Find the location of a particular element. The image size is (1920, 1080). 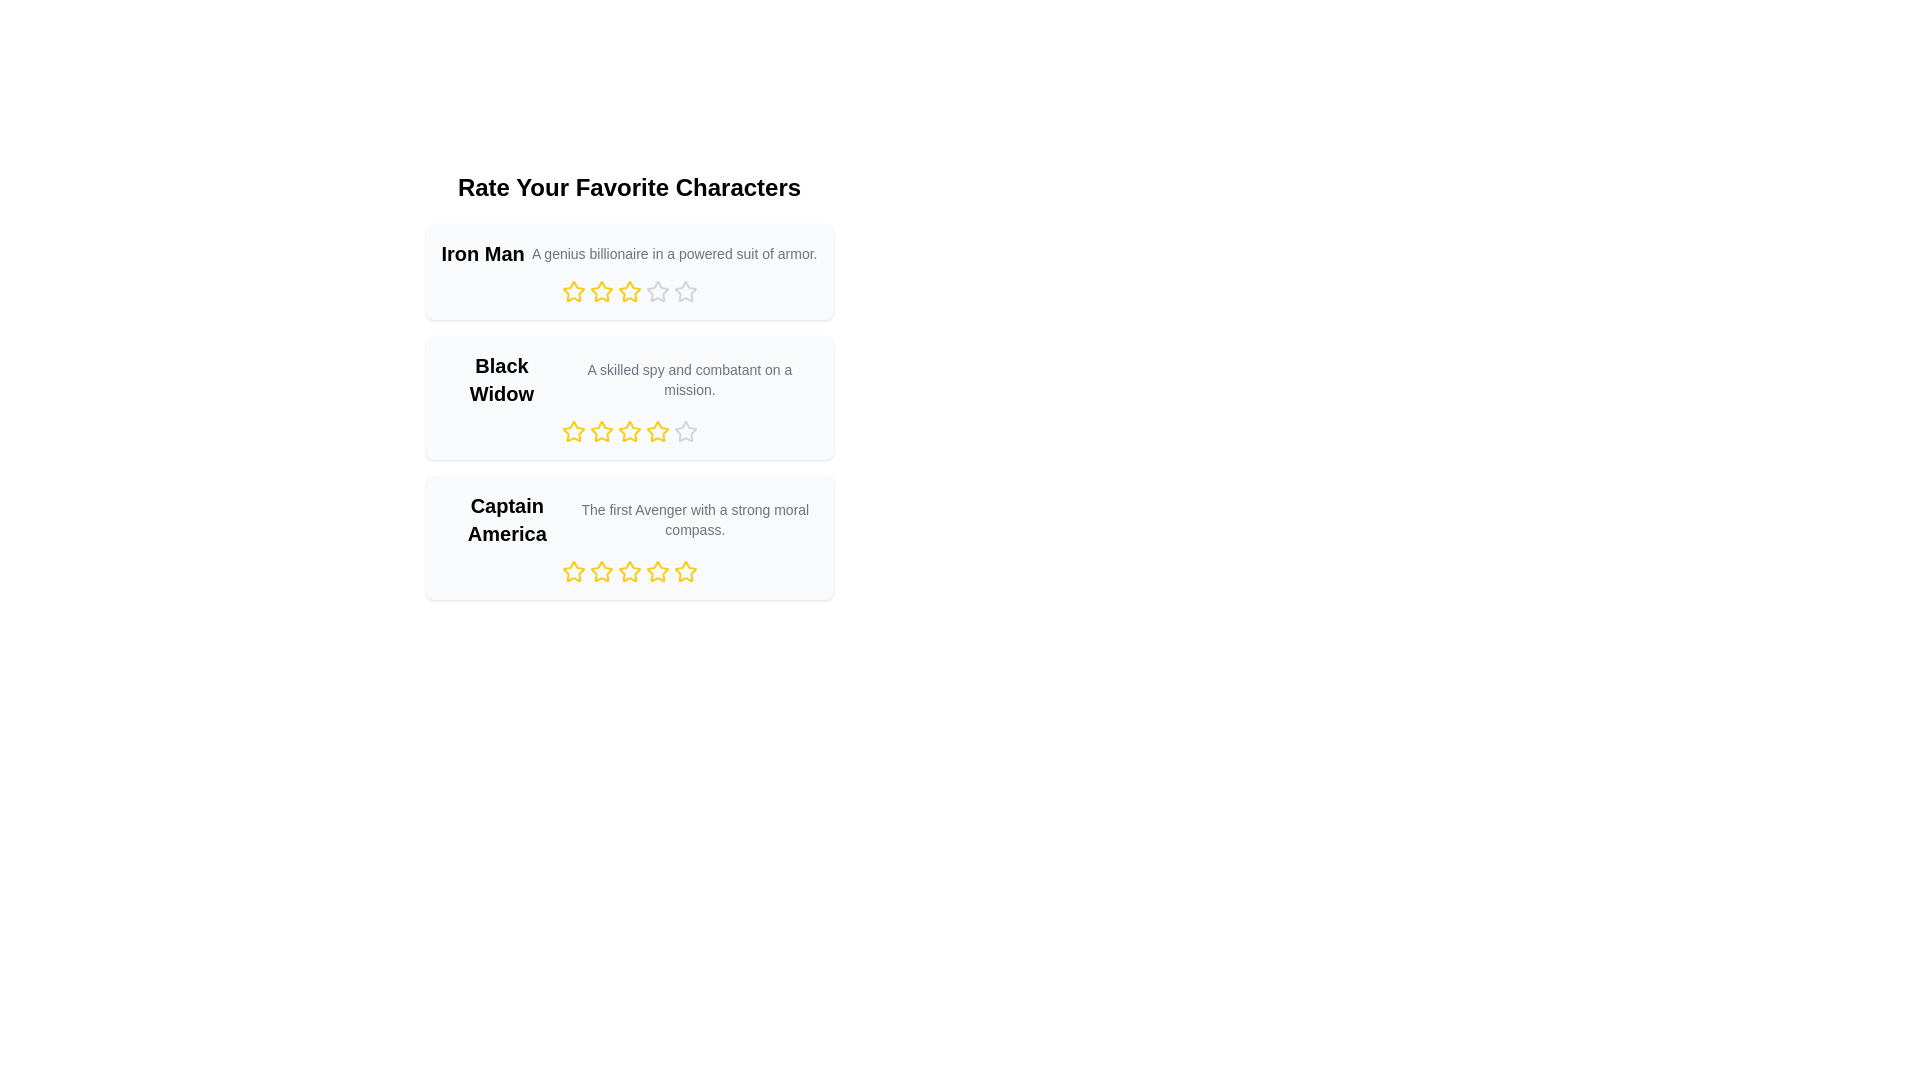

the current rating status by interacting with the fourth star icon for the 'Black Widow' character, located in the middle card of the character list is located at coordinates (657, 430).